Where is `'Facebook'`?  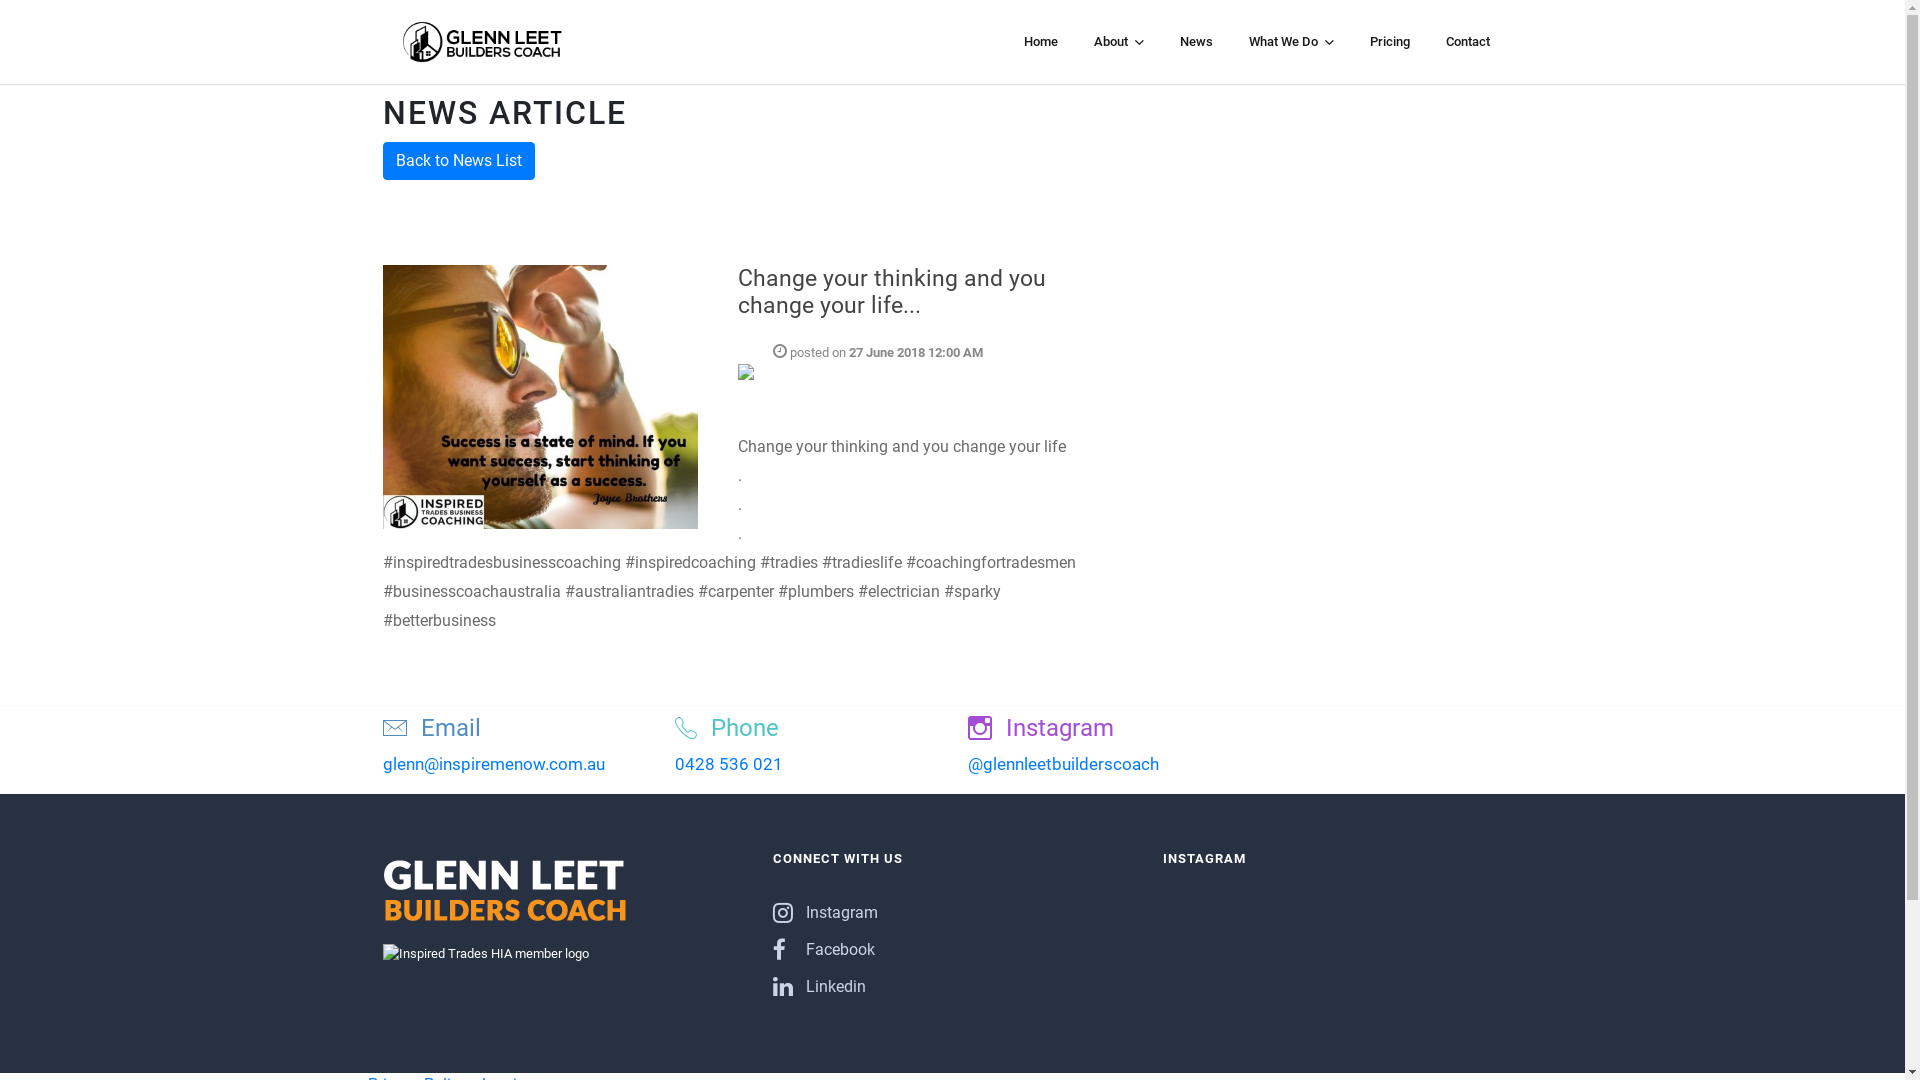 'Facebook' is located at coordinates (822, 947).